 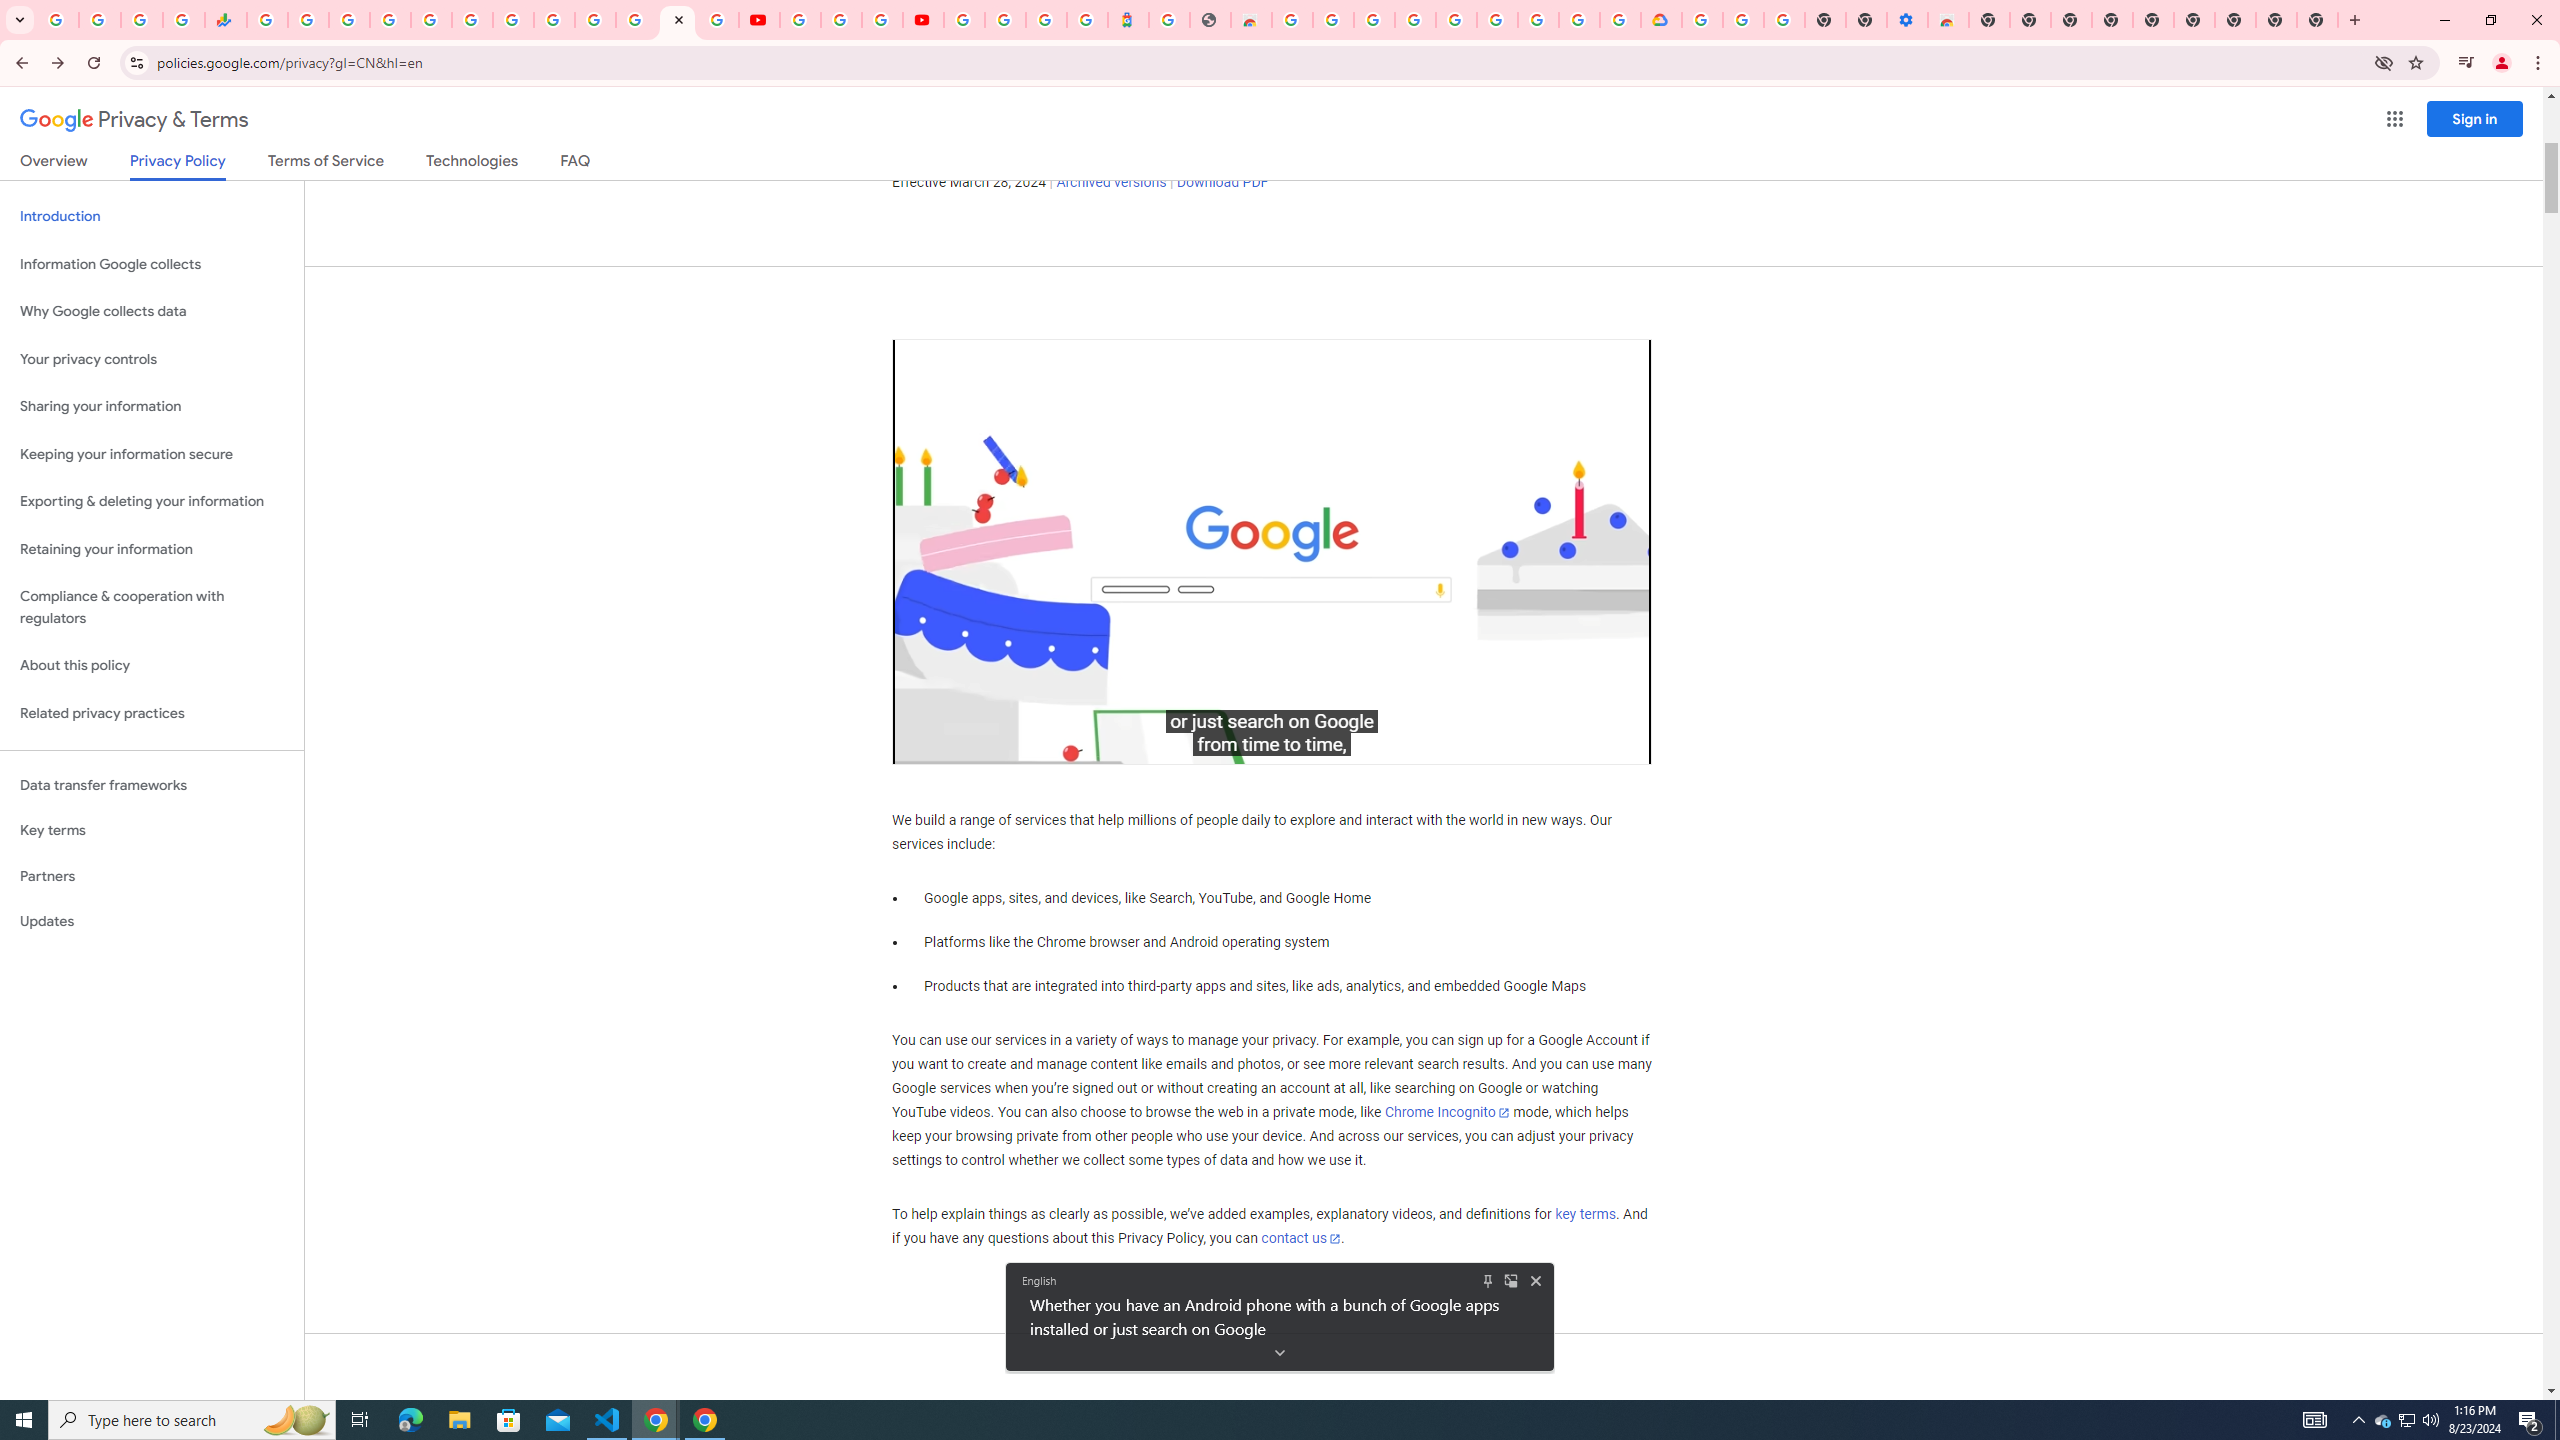 What do you see at coordinates (151, 360) in the screenshot?
I see `'Your privacy controls'` at bounding box center [151, 360].